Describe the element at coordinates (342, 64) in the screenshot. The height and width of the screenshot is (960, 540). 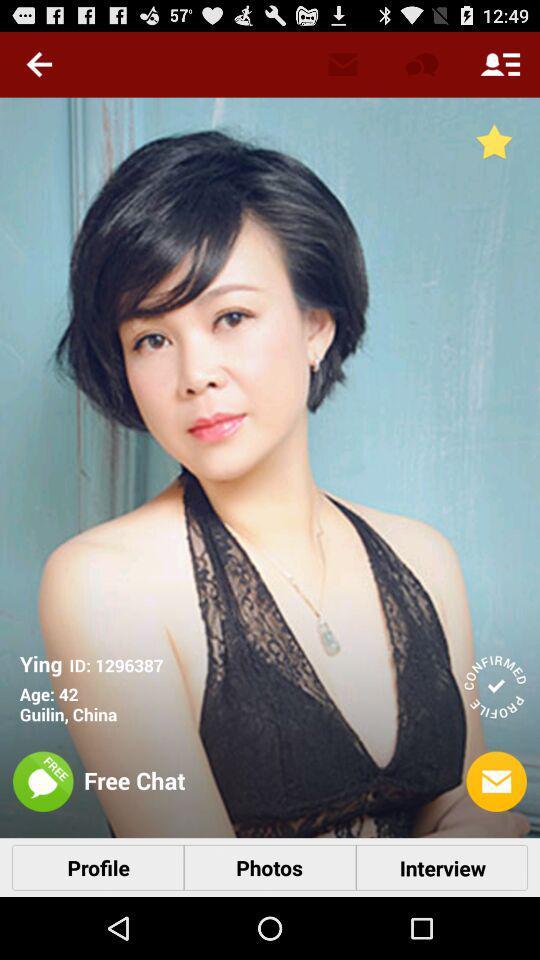
I see `the message icon which is left to the chat icon` at that location.